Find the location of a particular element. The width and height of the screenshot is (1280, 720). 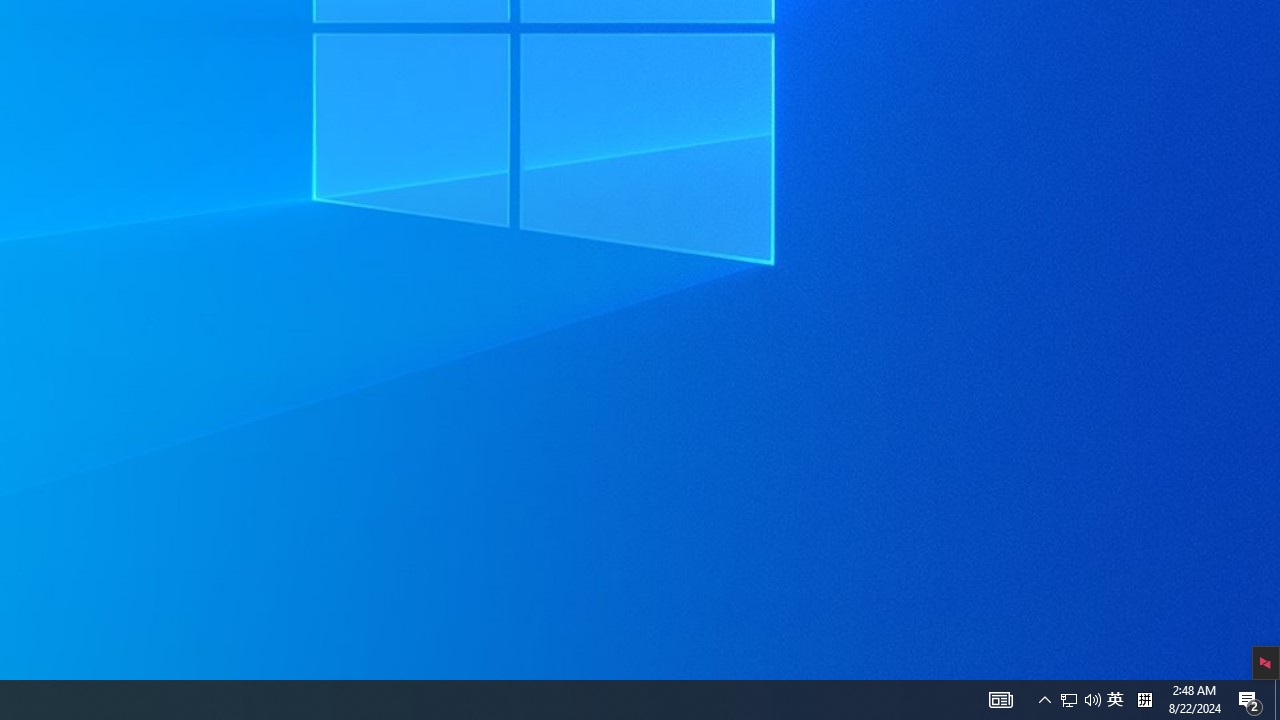

'Show desktop' is located at coordinates (1250, 698).